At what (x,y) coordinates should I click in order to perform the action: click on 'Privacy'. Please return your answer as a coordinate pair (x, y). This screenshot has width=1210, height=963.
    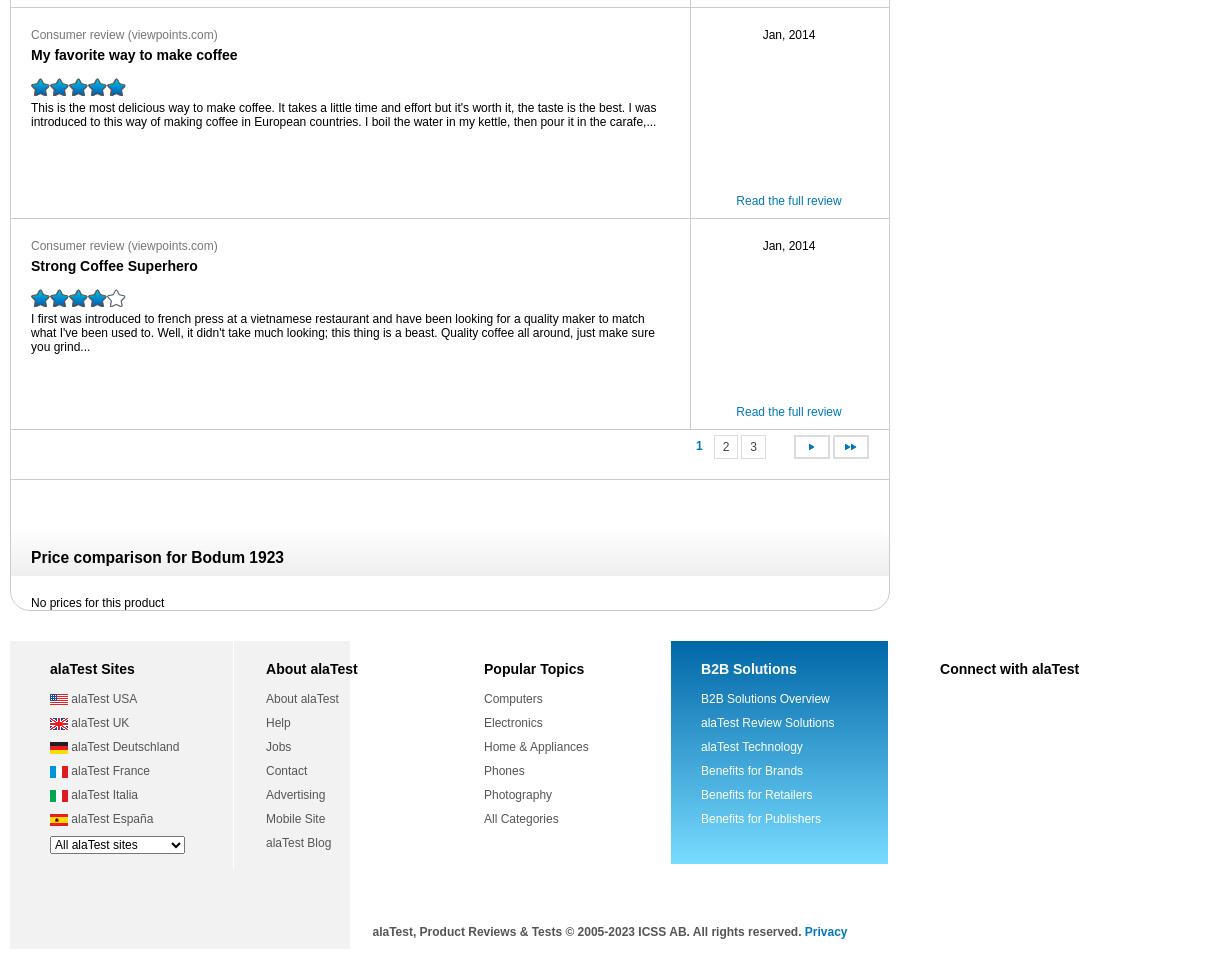
    Looking at the image, I should click on (824, 931).